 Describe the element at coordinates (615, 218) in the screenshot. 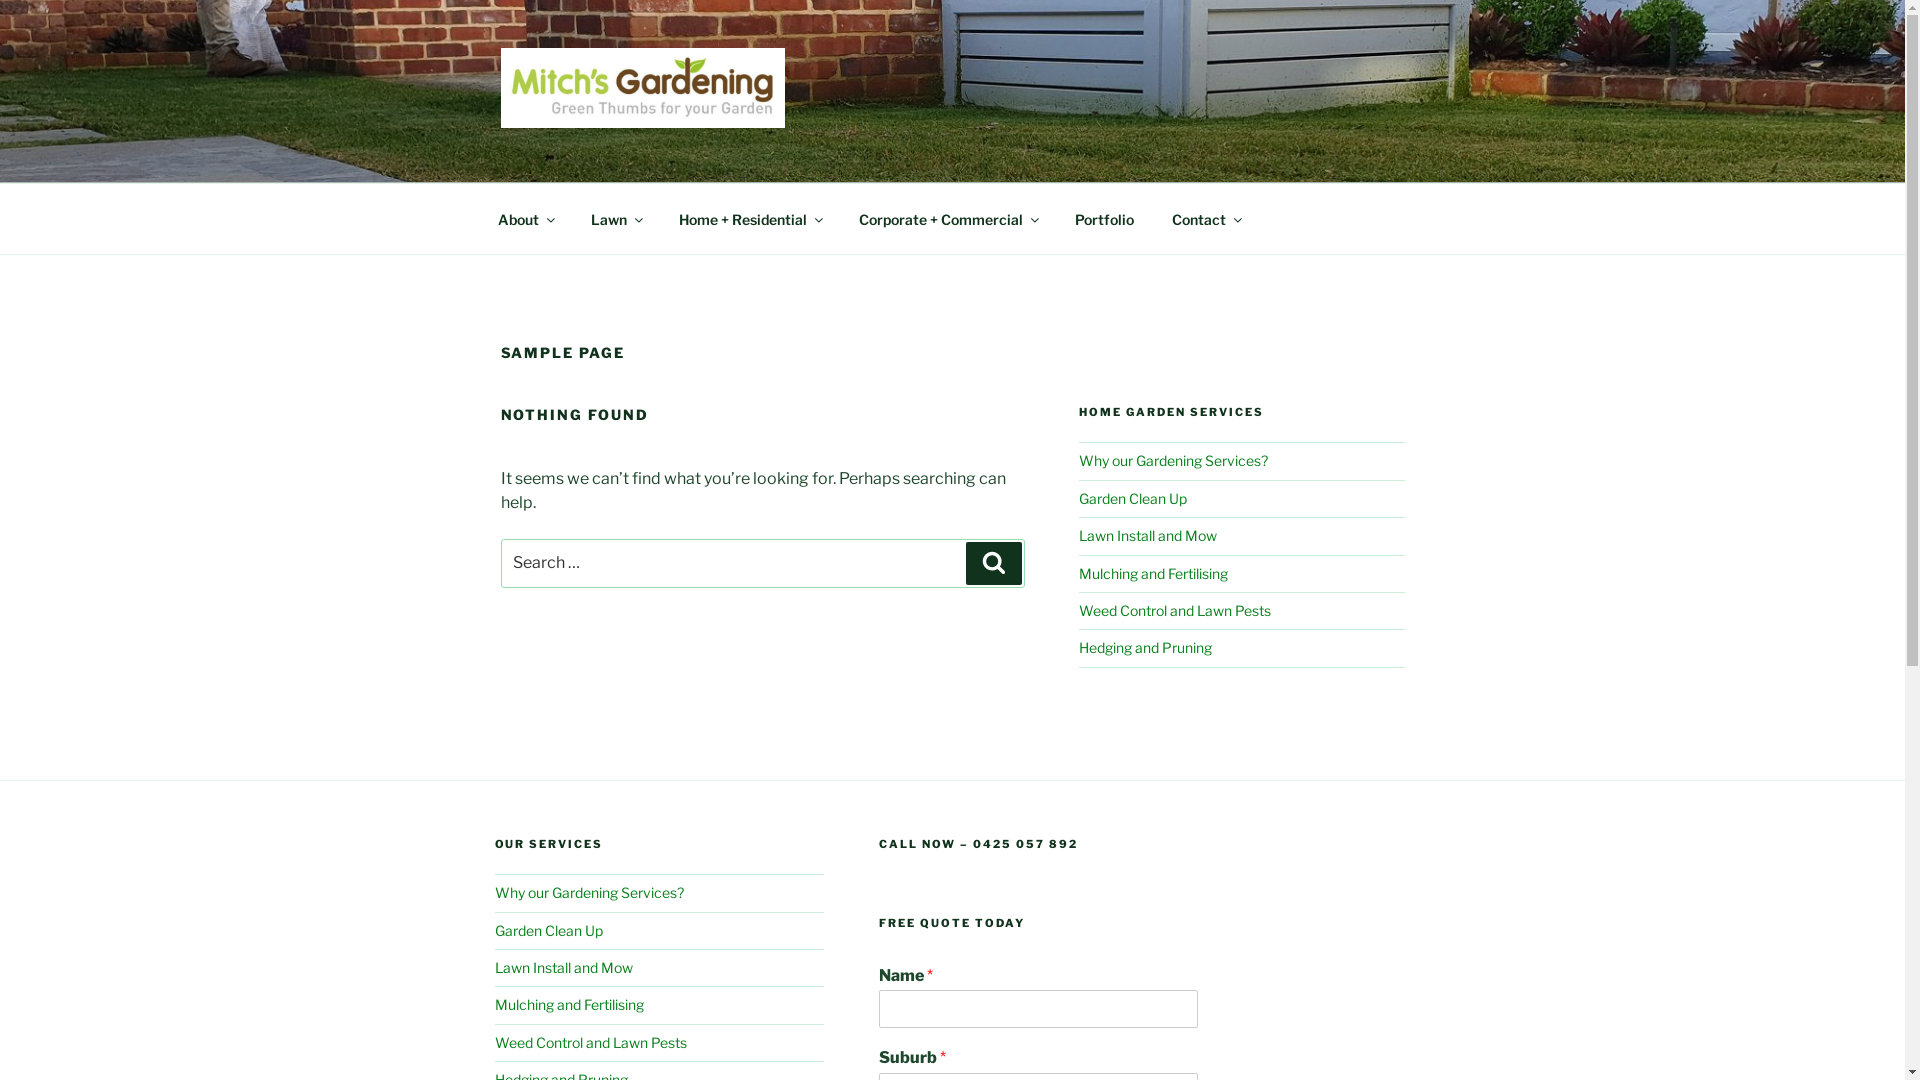

I see `'Lawn'` at that location.